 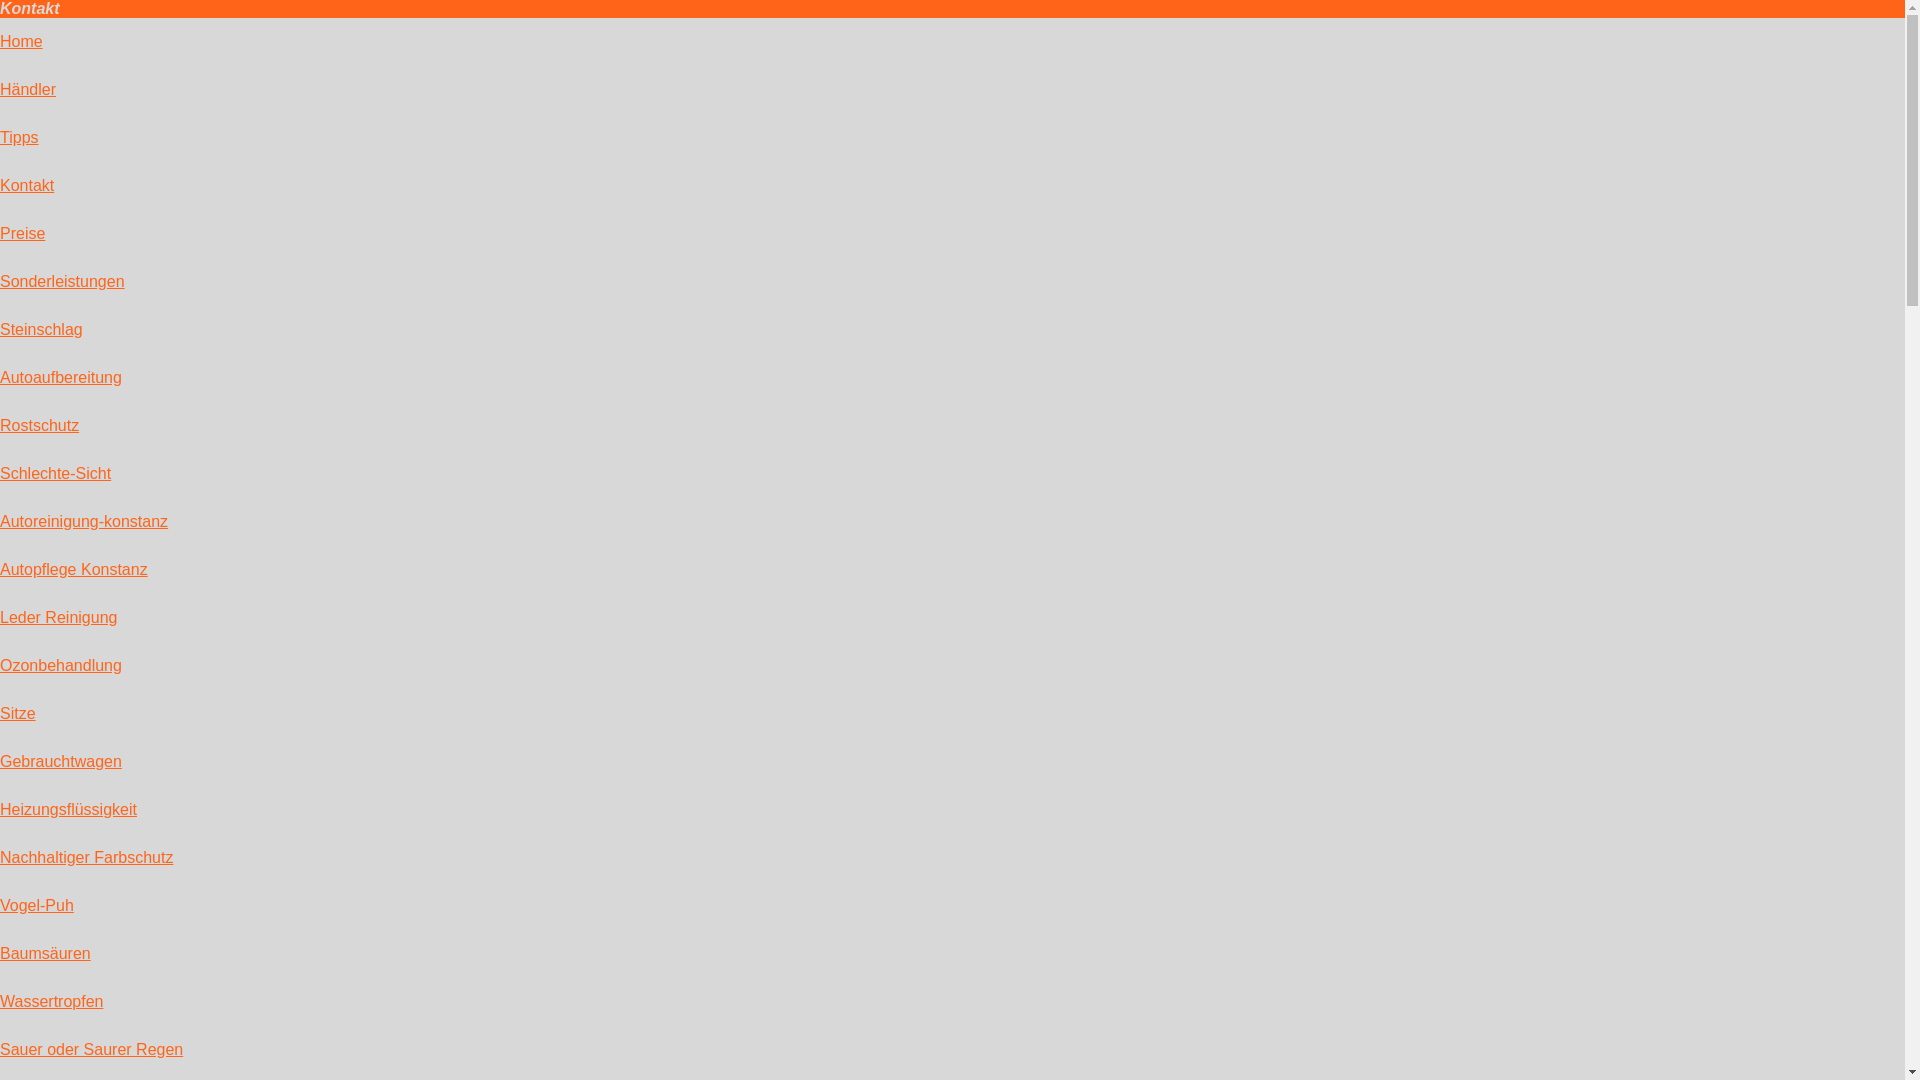 What do you see at coordinates (19, 136) in the screenshot?
I see `'Tipps'` at bounding box center [19, 136].